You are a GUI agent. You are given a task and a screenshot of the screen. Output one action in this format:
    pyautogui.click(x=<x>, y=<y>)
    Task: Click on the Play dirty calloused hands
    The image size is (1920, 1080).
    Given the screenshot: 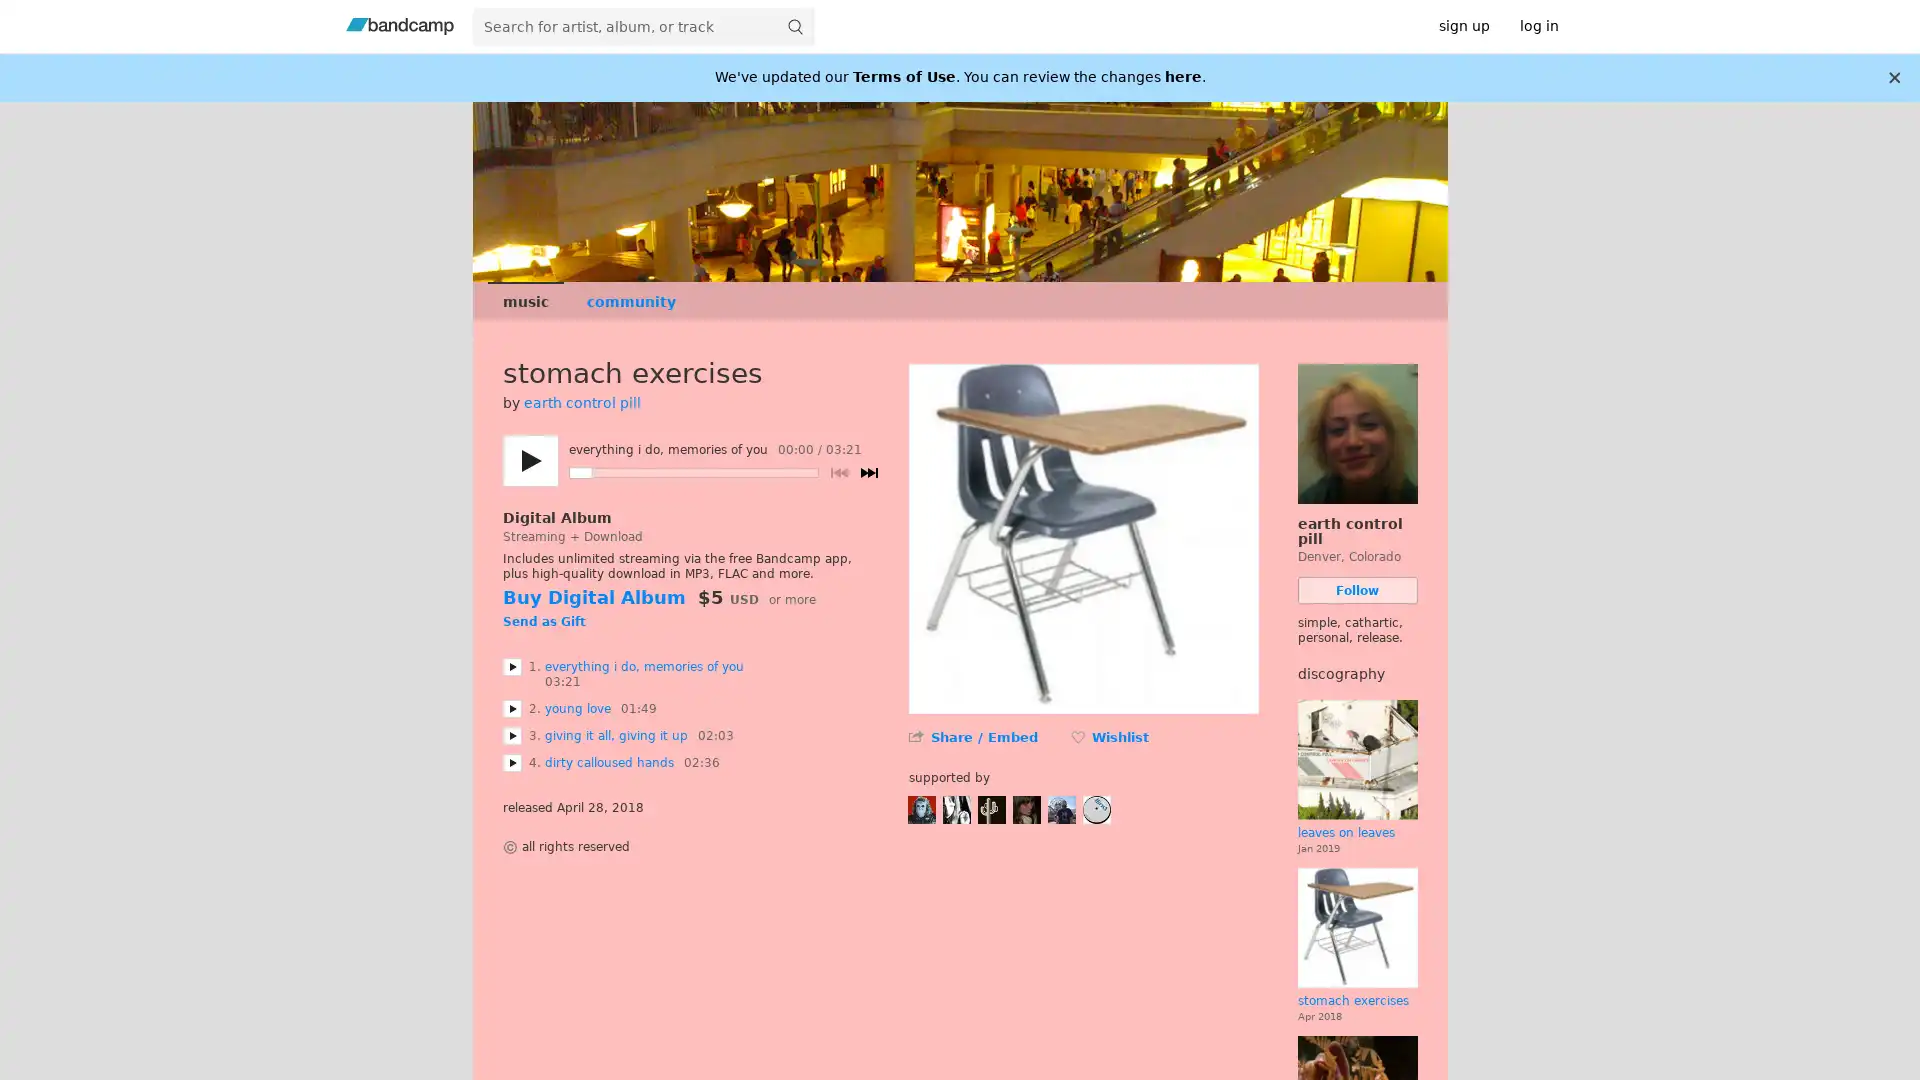 What is the action you would take?
    pyautogui.click(x=511, y=763)
    